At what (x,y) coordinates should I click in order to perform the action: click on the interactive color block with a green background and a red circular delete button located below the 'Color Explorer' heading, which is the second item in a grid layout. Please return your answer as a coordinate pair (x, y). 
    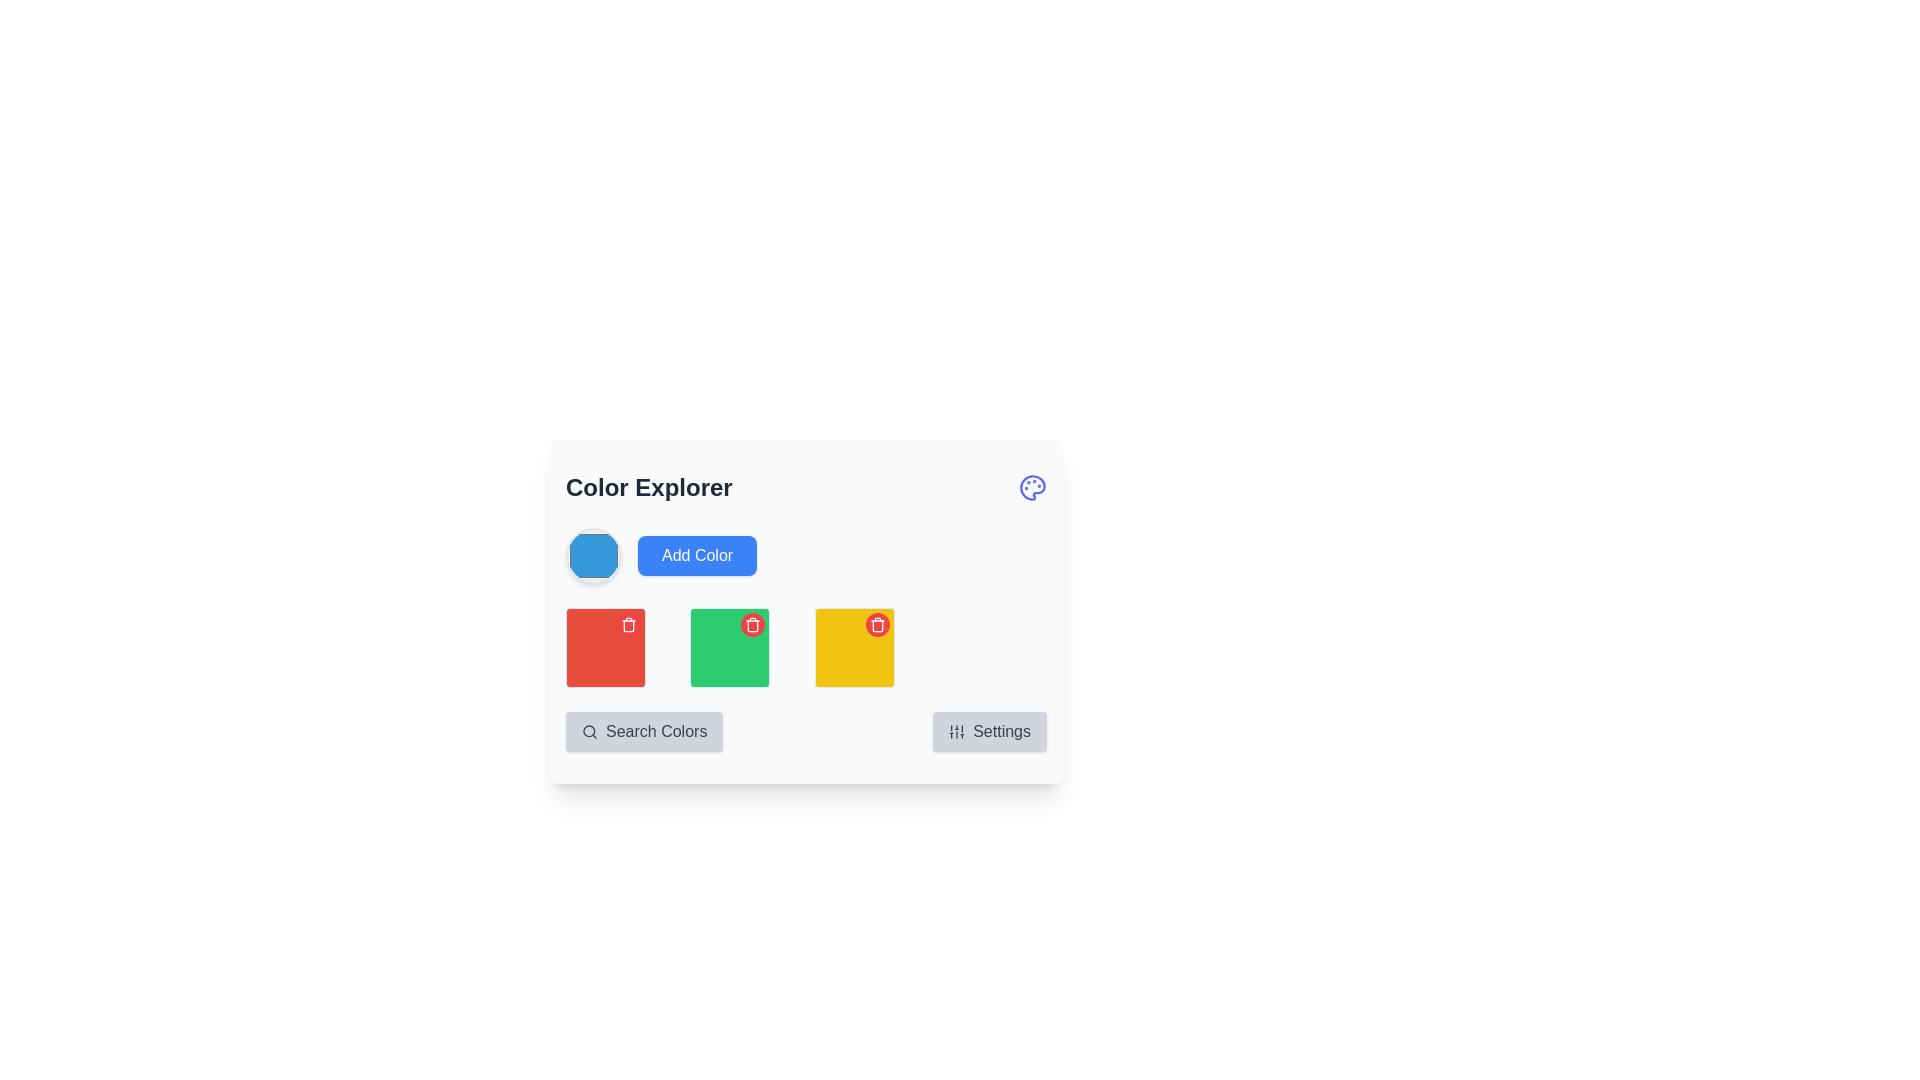
    Looking at the image, I should click on (729, 648).